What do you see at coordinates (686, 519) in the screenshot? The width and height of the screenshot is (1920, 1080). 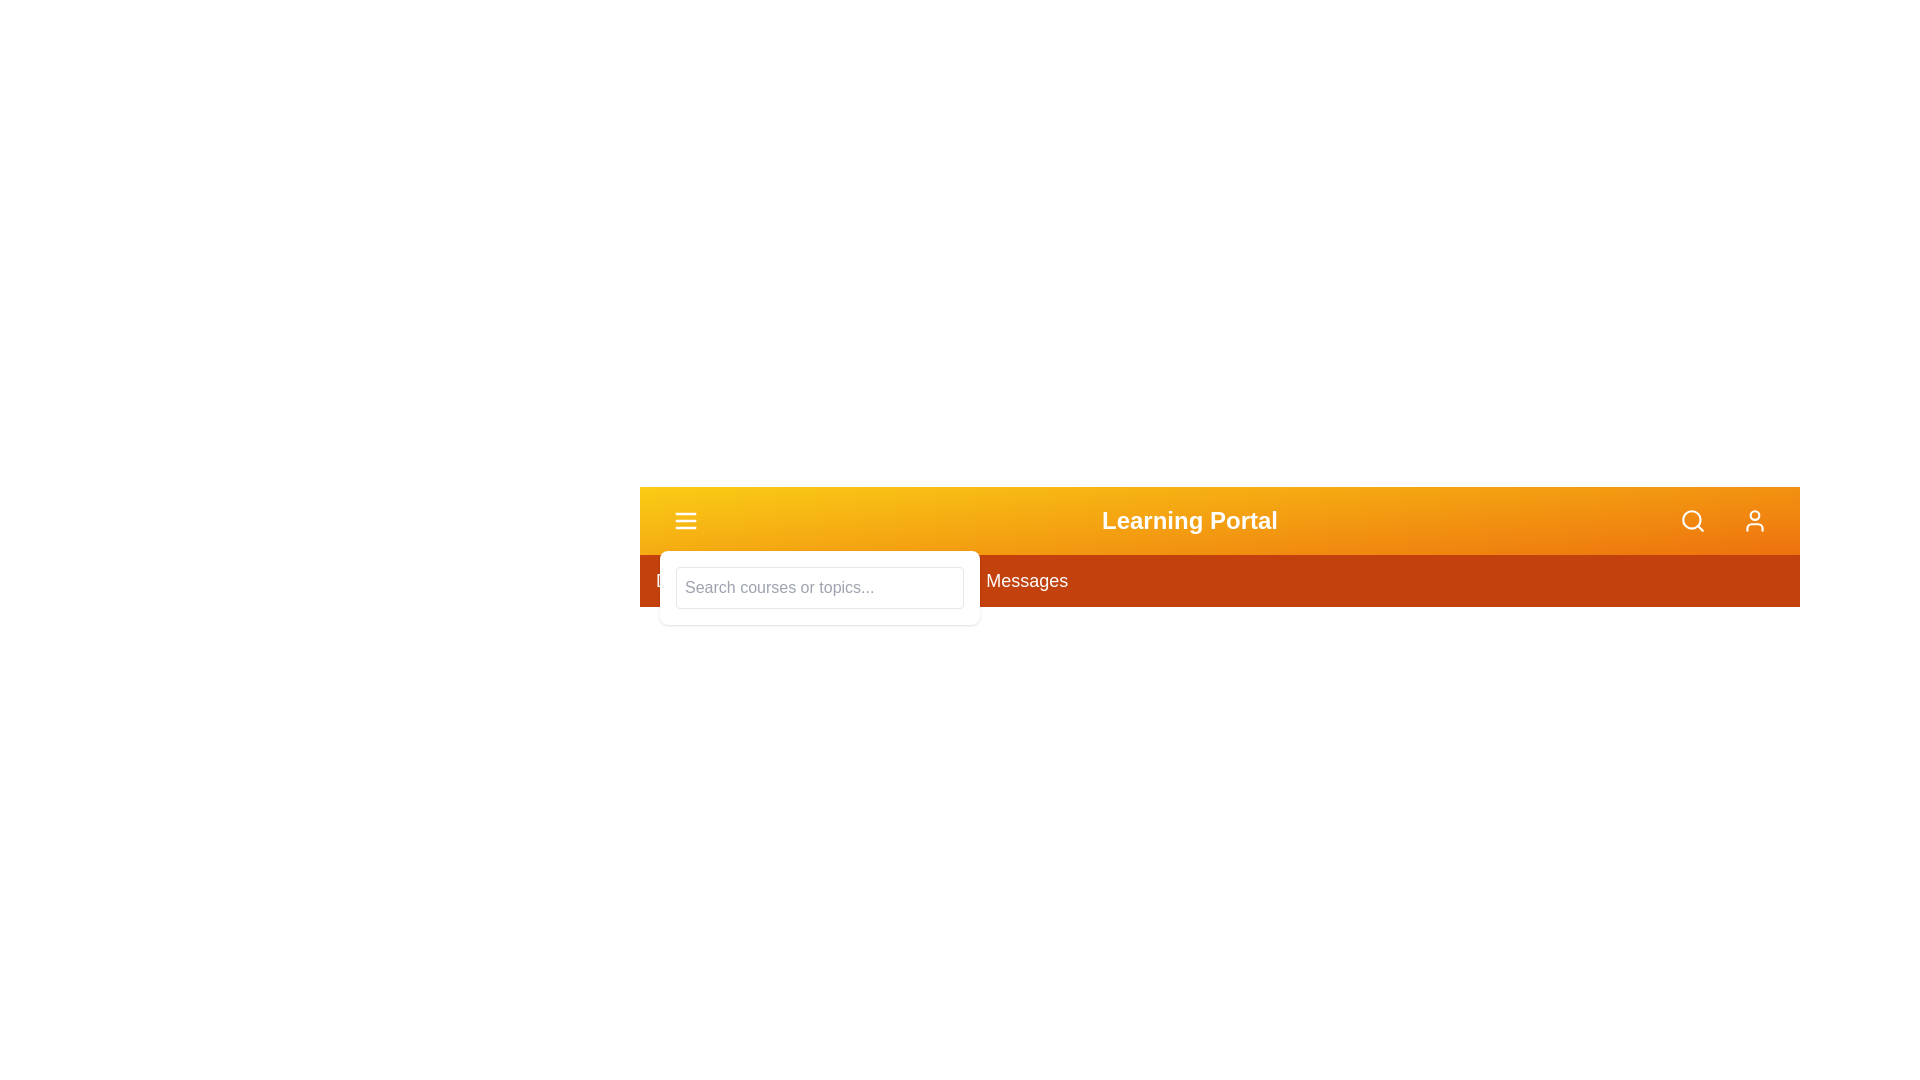 I see `the menu button to toggle the menu visibility` at bounding box center [686, 519].